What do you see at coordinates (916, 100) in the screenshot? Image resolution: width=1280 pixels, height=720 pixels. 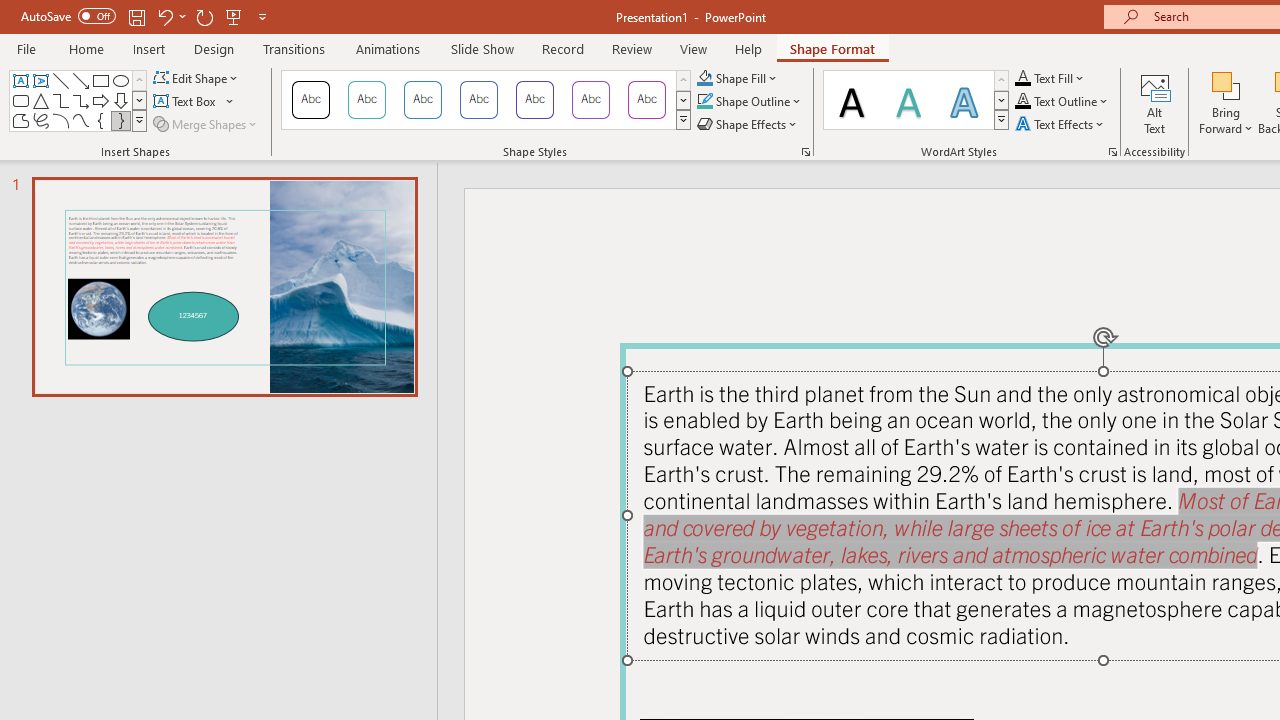 I see `'AutomationID: TextStylesGallery'` at bounding box center [916, 100].